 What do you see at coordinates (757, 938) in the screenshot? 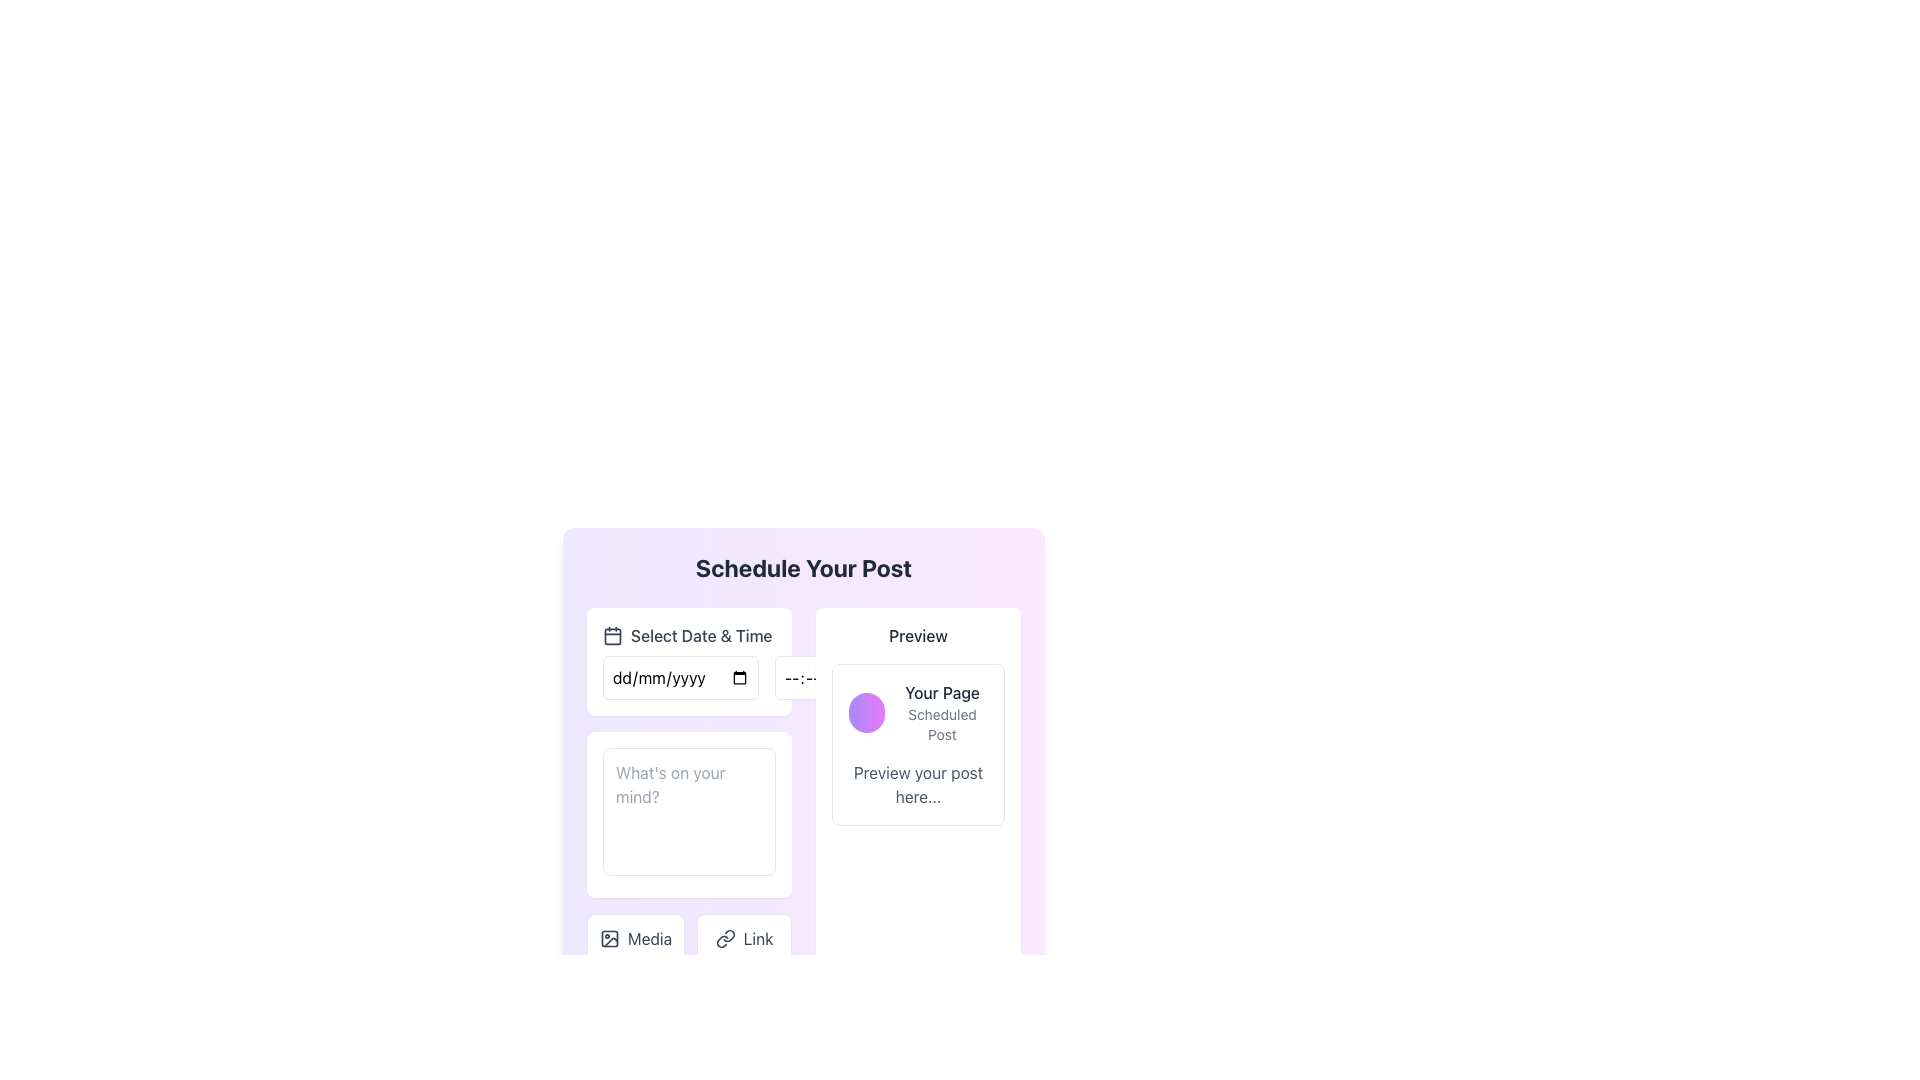
I see `the text label positioned at the bottom of the 'Schedule Your Post' section, which serves as a label for a button or clickable link` at bounding box center [757, 938].